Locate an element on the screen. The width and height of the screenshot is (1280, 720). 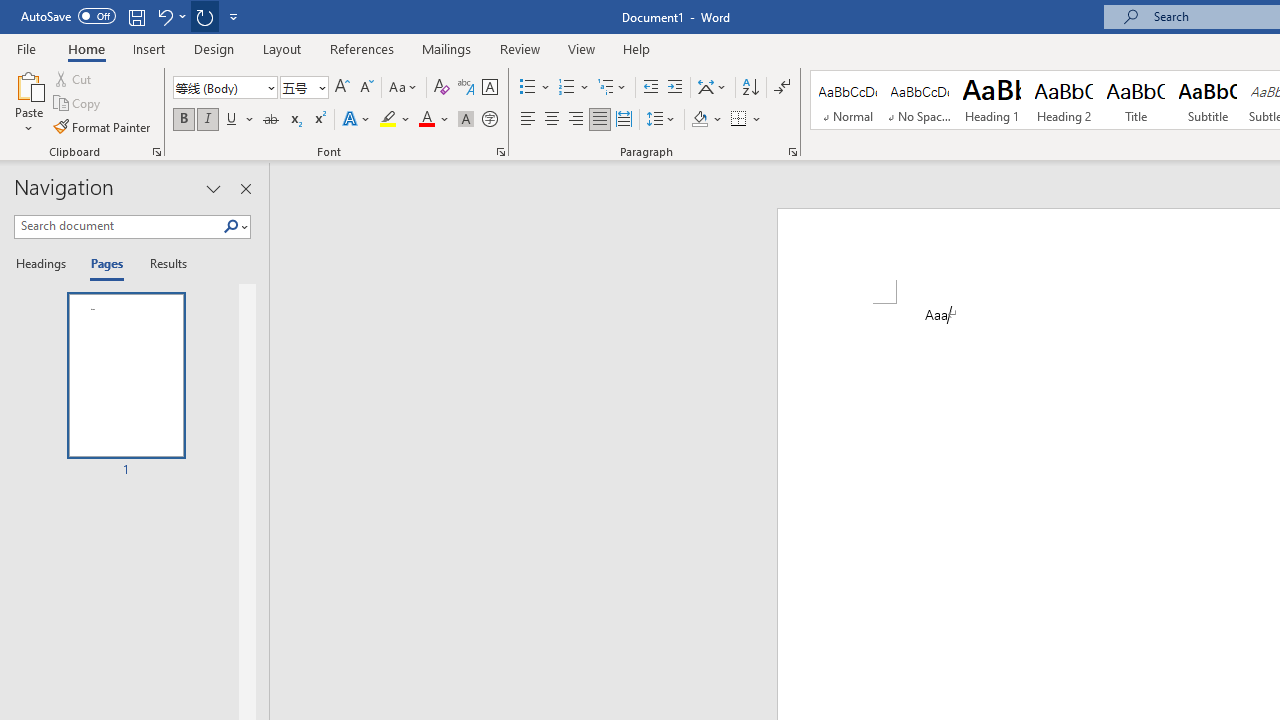
'Text Effects and Typography' is located at coordinates (357, 119).